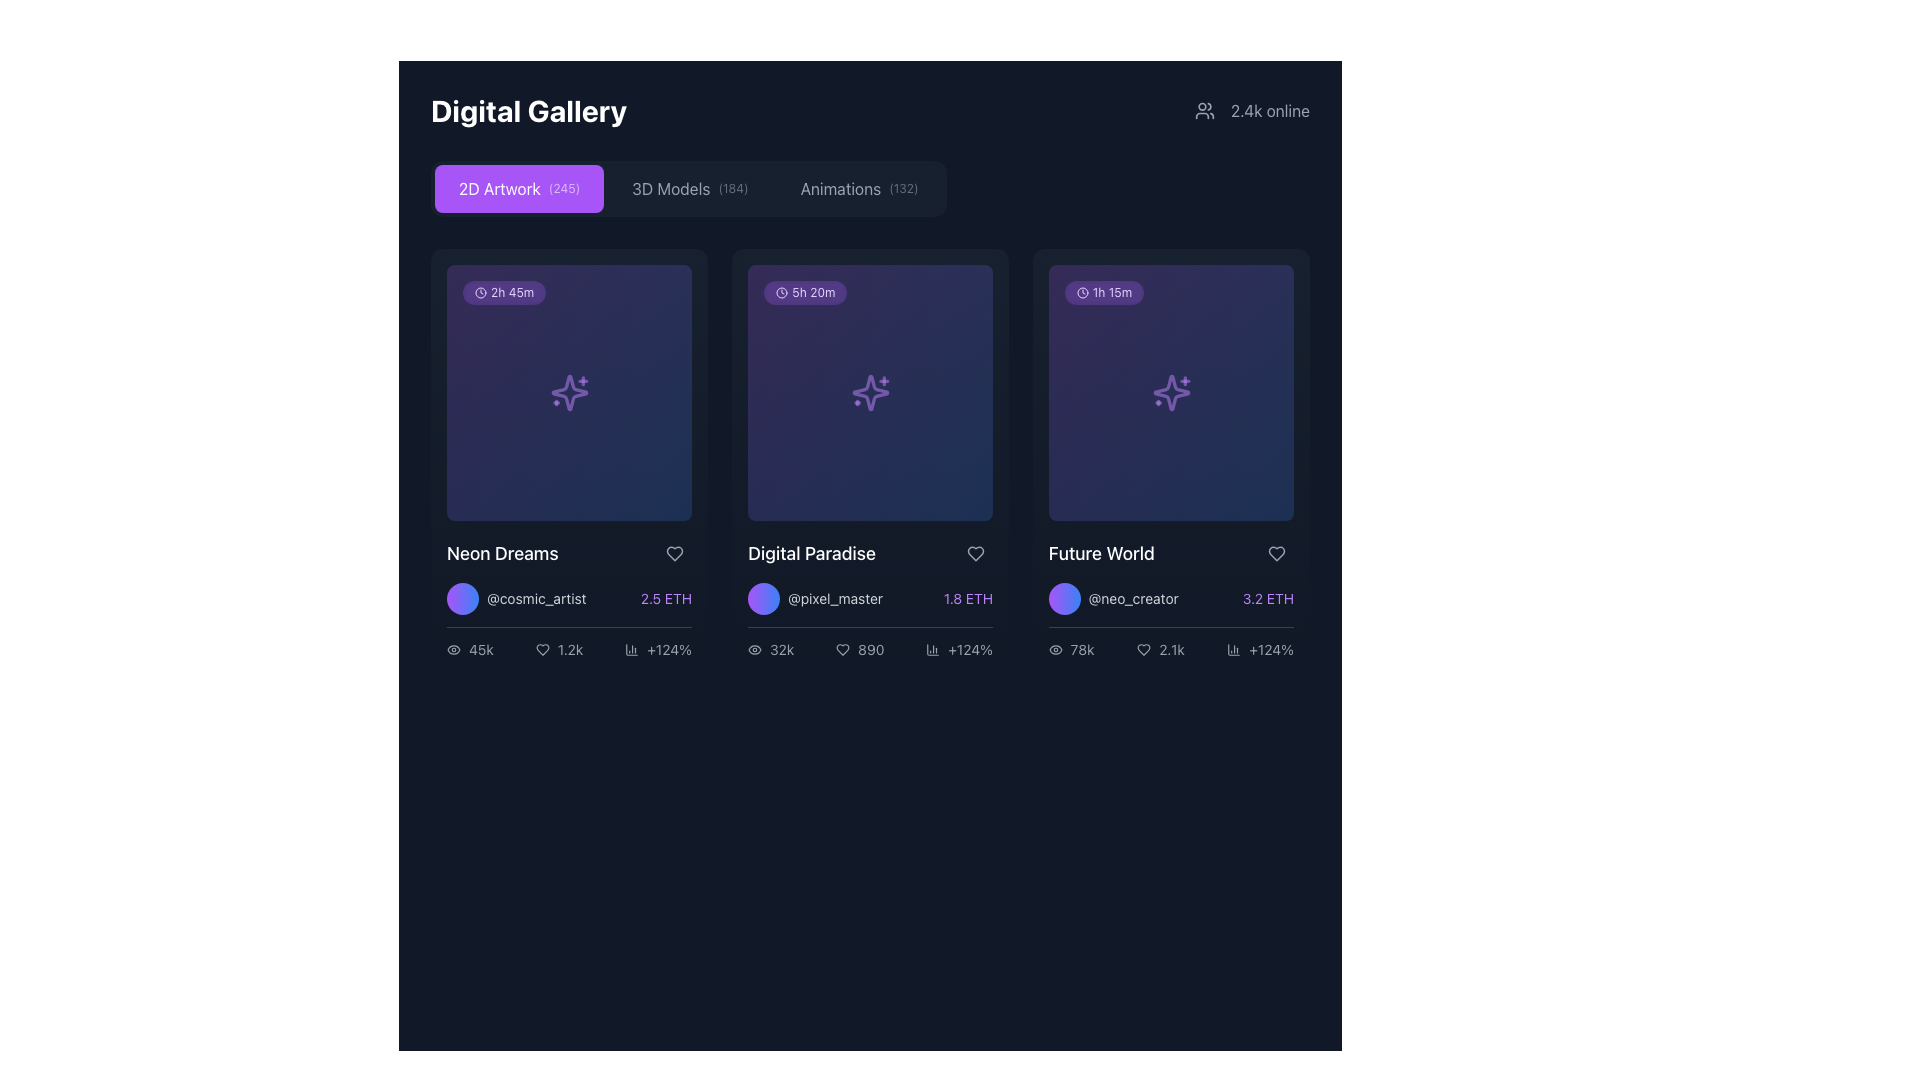 The height and width of the screenshot is (1080, 1920). What do you see at coordinates (519, 189) in the screenshot?
I see `the leftmost button under the 'Digital Gallery' heading to filter the gallery to show 2D artwork items` at bounding box center [519, 189].